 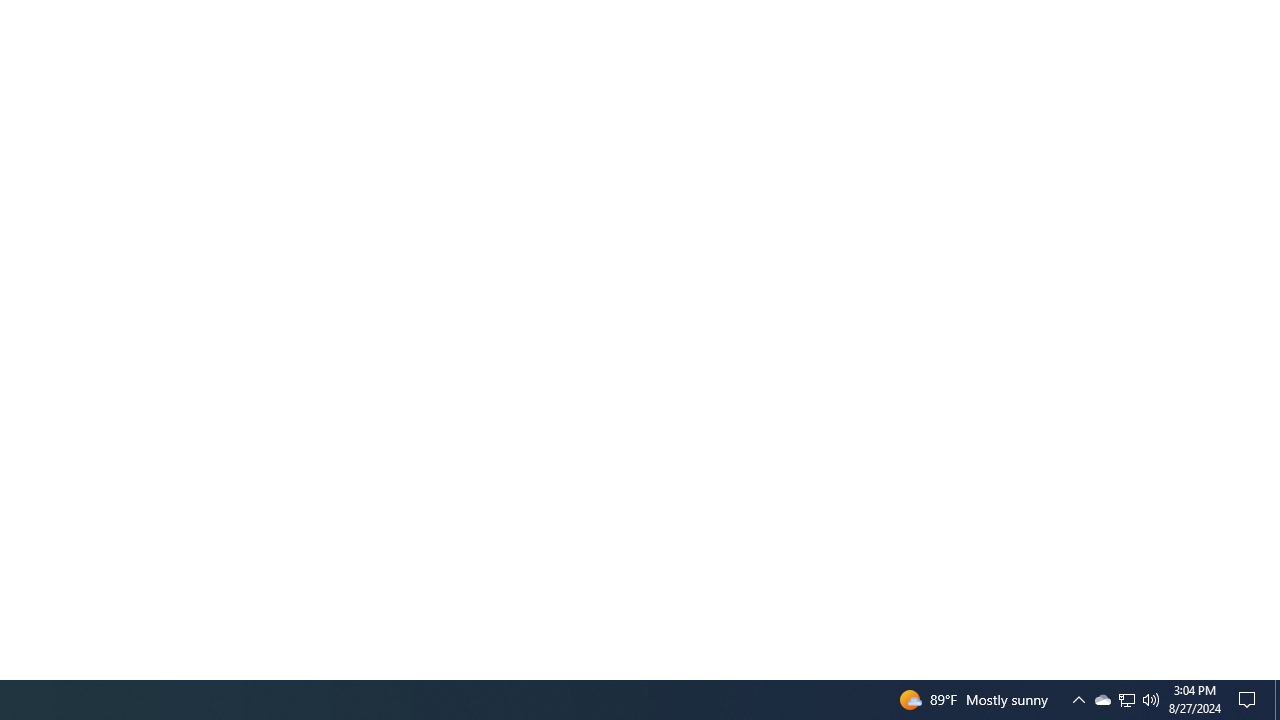 I want to click on 'Notification Chevron', so click(x=1078, y=698).